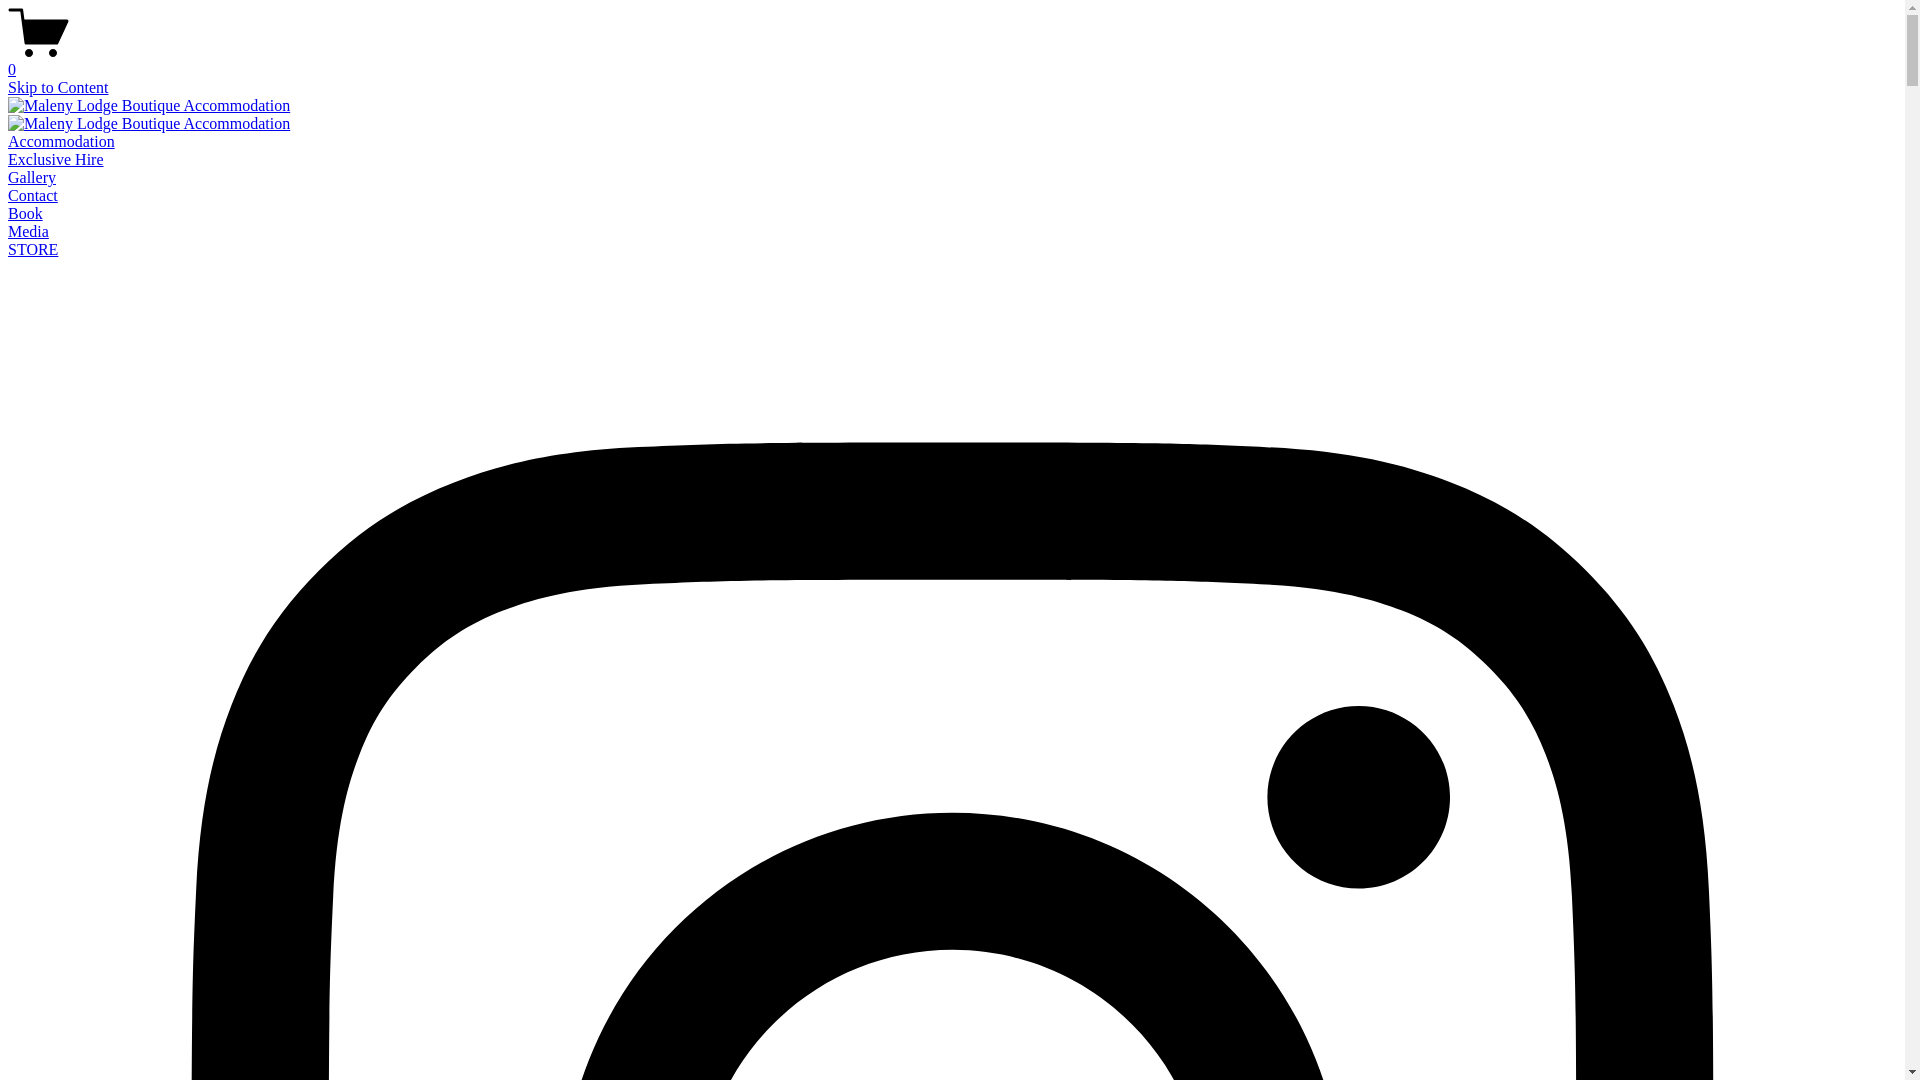 The width and height of the screenshot is (1920, 1080). Describe the element at coordinates (56, 158) in the screenshot. I see `'Exclusive Hire'` at that location.